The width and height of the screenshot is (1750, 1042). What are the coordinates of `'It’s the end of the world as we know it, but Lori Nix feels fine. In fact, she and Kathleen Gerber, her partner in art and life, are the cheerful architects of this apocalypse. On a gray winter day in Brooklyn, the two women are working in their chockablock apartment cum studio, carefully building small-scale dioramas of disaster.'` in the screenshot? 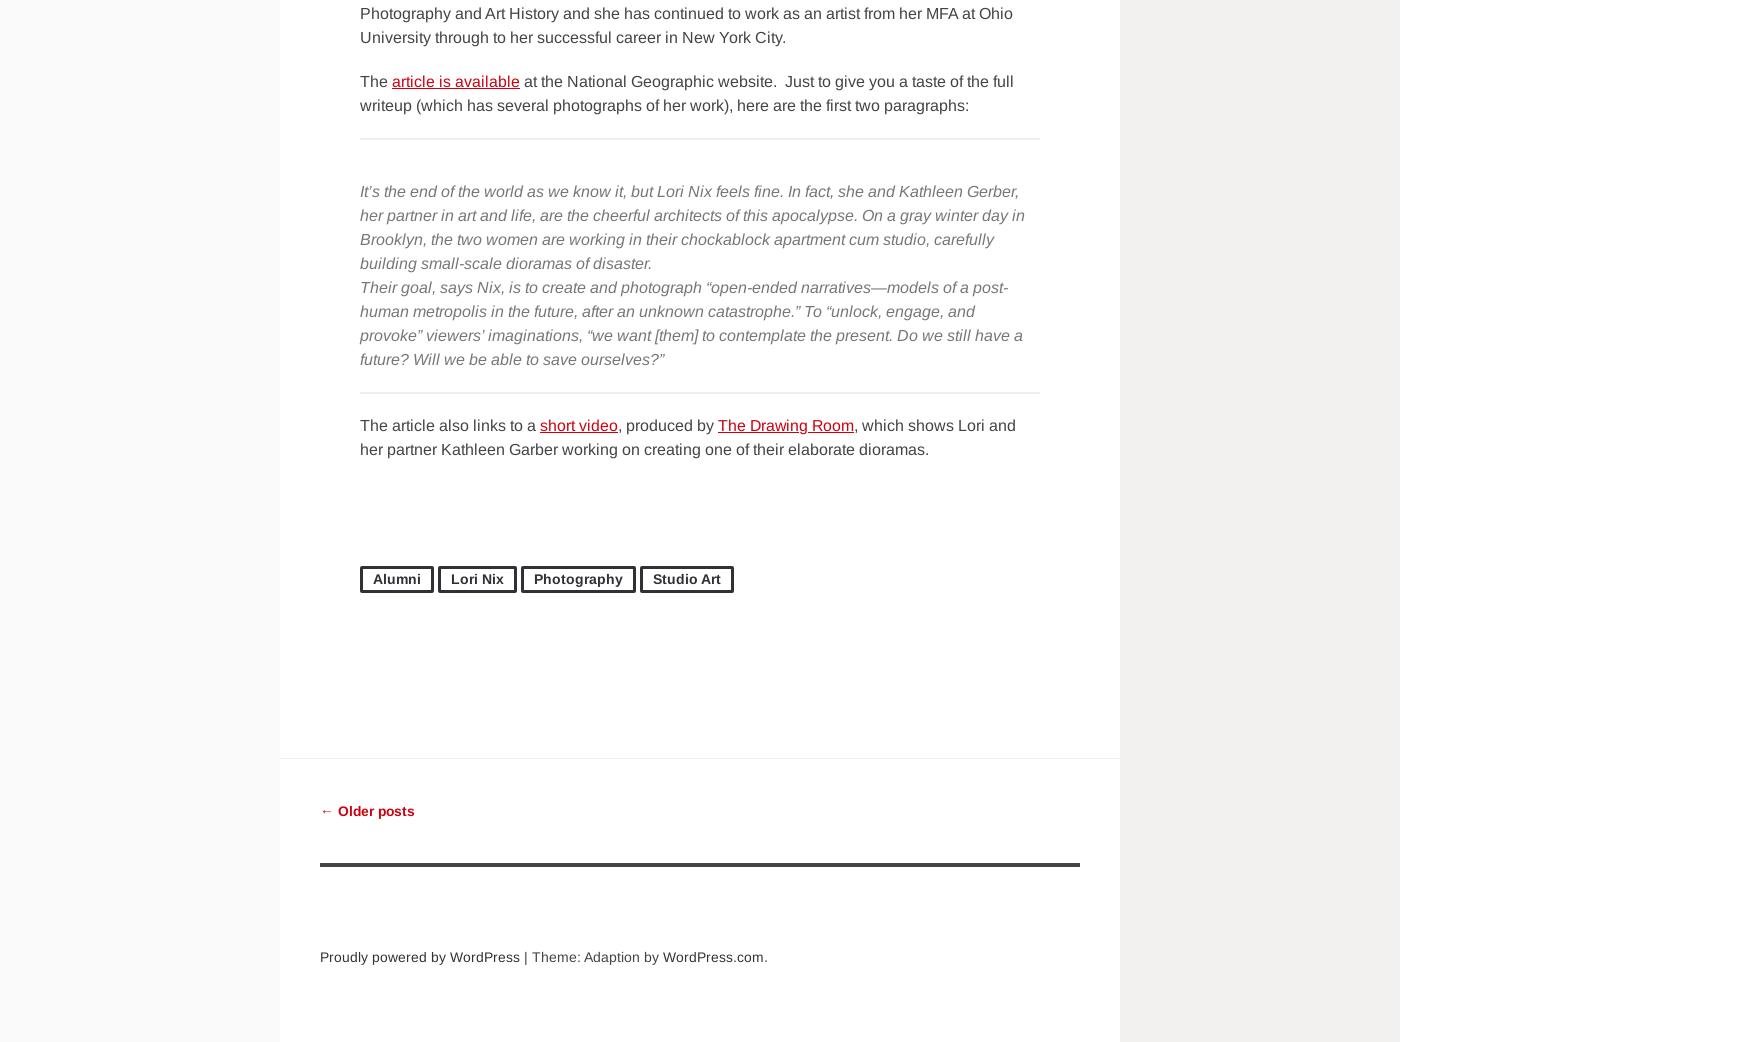 It's located at (692, 226).